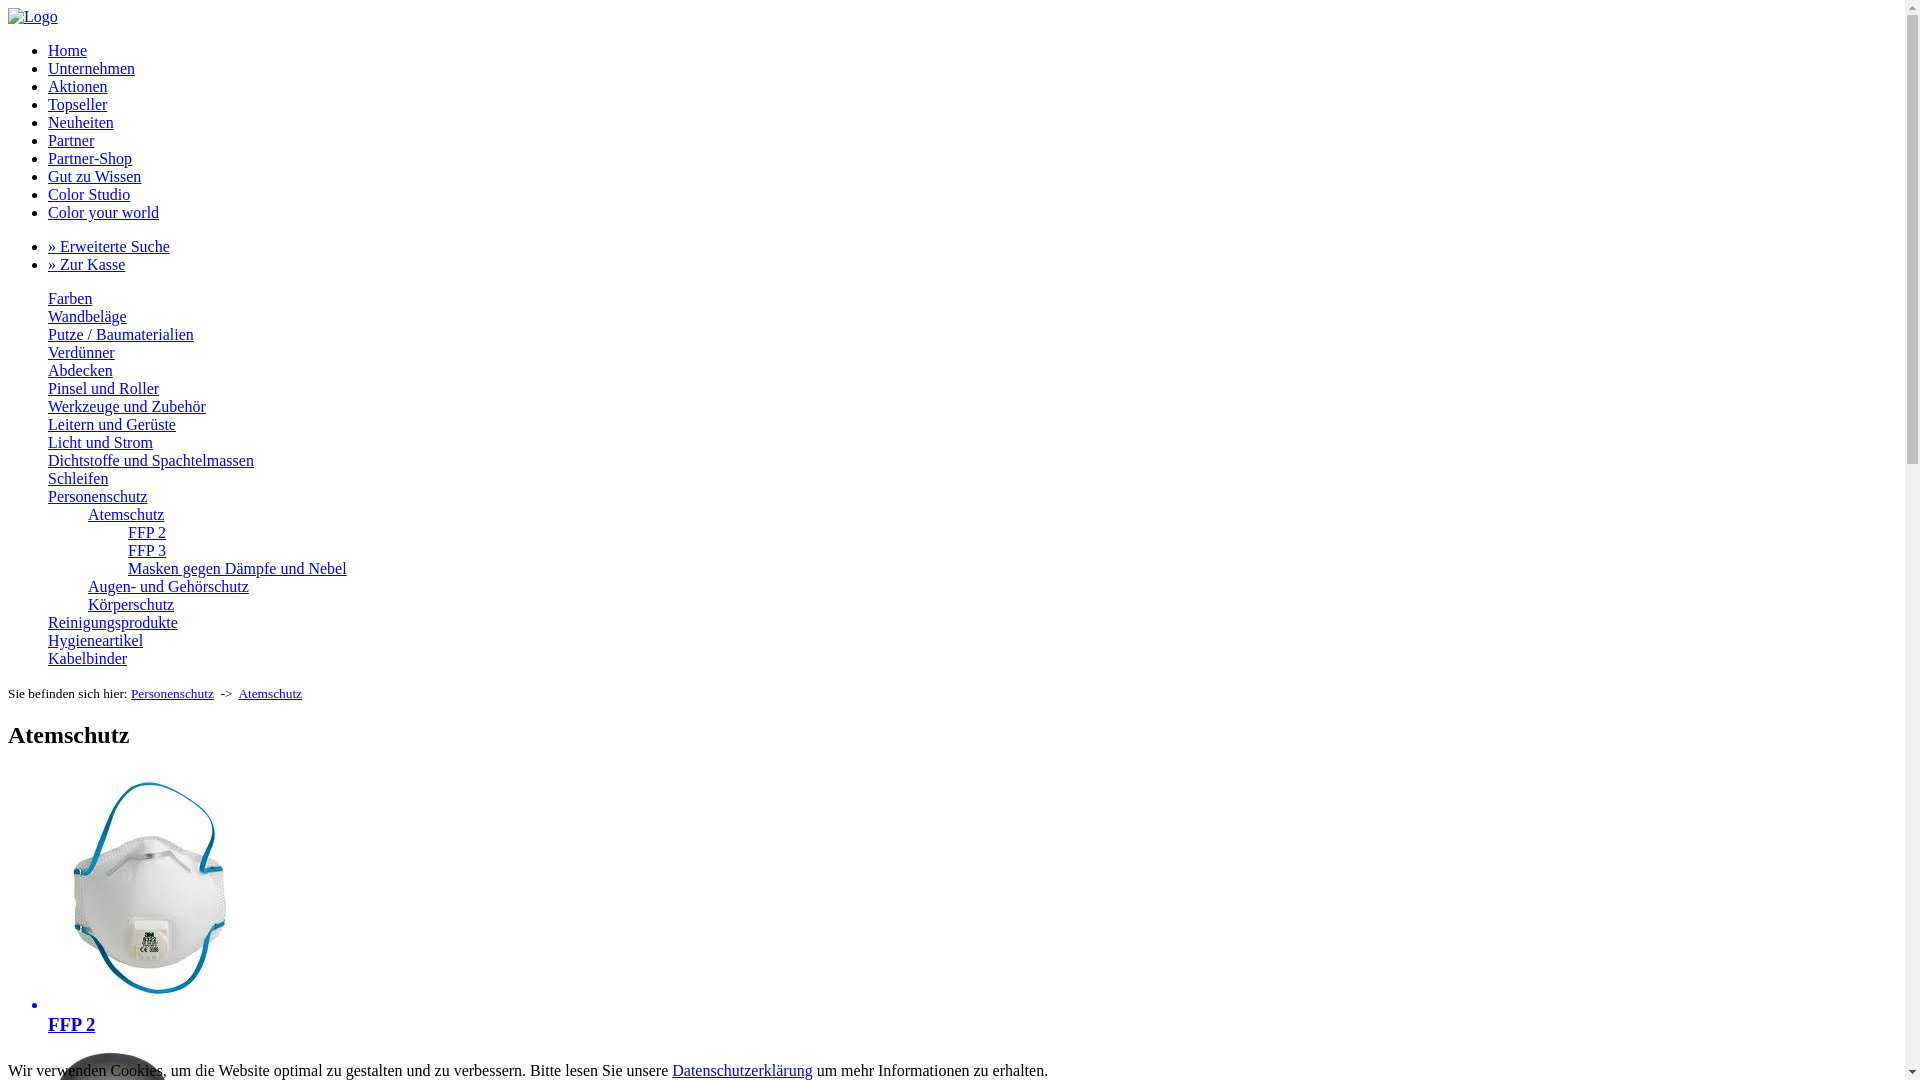 This screenshot has width=1920, height=1080. Describe the element at coordinates (102, 212) in the screenshot. I see `'Color your world'` at that location.